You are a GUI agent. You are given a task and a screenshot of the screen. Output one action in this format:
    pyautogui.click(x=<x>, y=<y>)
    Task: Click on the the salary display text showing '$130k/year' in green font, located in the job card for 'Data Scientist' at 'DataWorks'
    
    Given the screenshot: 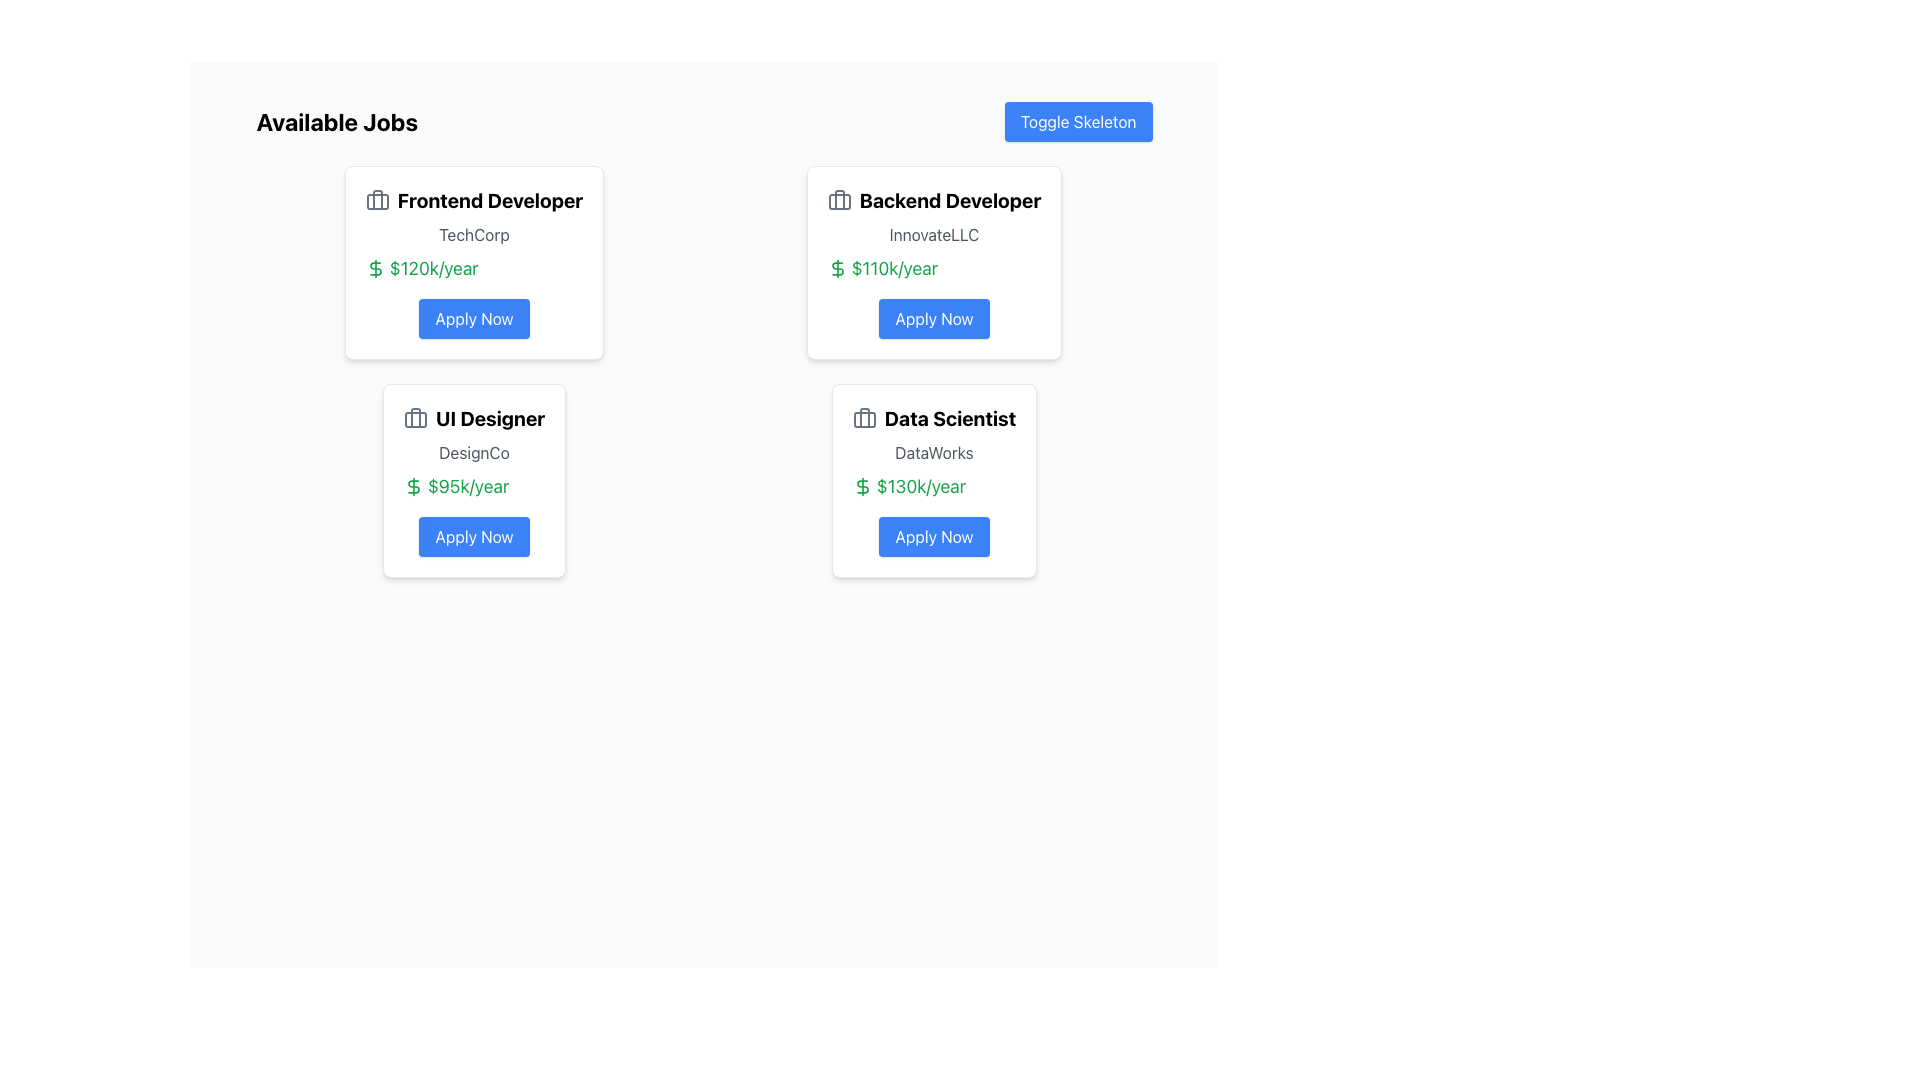 What is the action you would take?
    pyautogui.click(x=933, y=486)
    